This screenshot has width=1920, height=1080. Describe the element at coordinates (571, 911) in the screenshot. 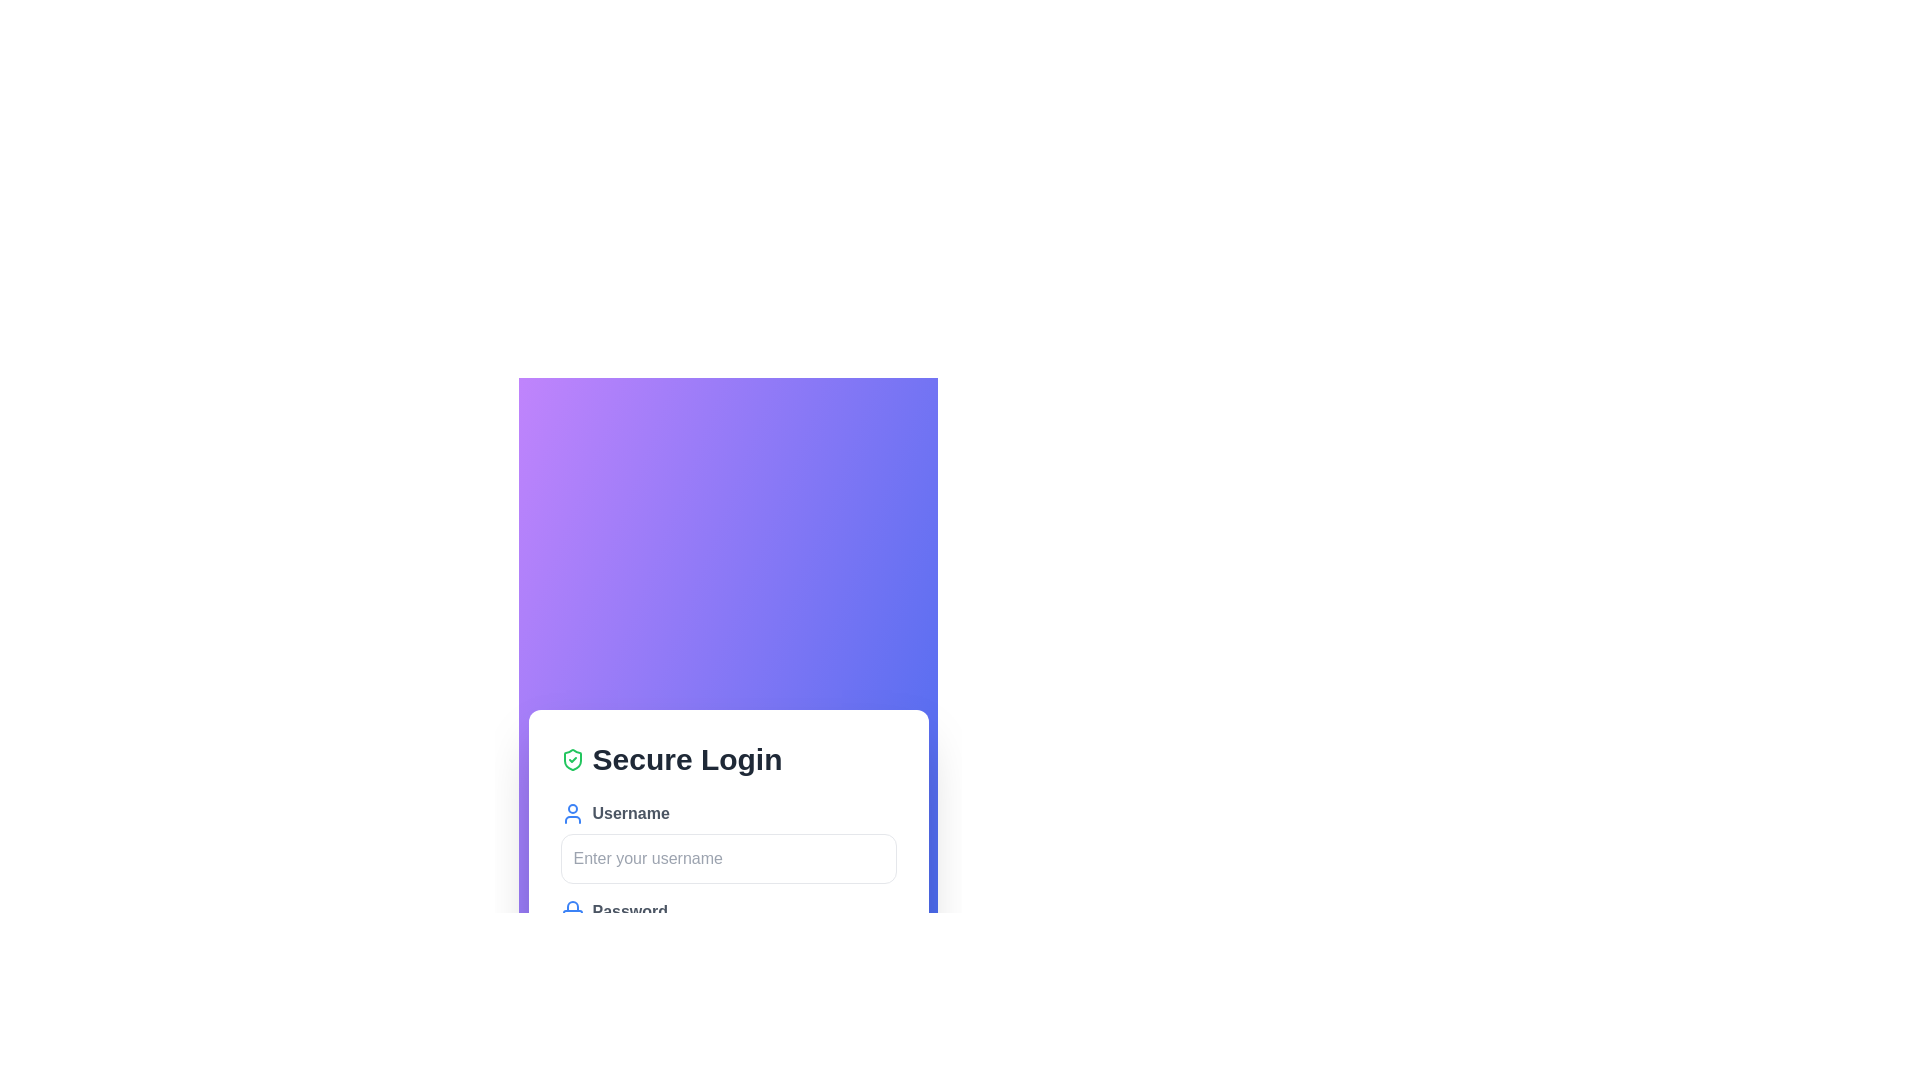

I see `the lock icon situated on the left side of the 'Password' text, which conveys security in the password field` at that location.